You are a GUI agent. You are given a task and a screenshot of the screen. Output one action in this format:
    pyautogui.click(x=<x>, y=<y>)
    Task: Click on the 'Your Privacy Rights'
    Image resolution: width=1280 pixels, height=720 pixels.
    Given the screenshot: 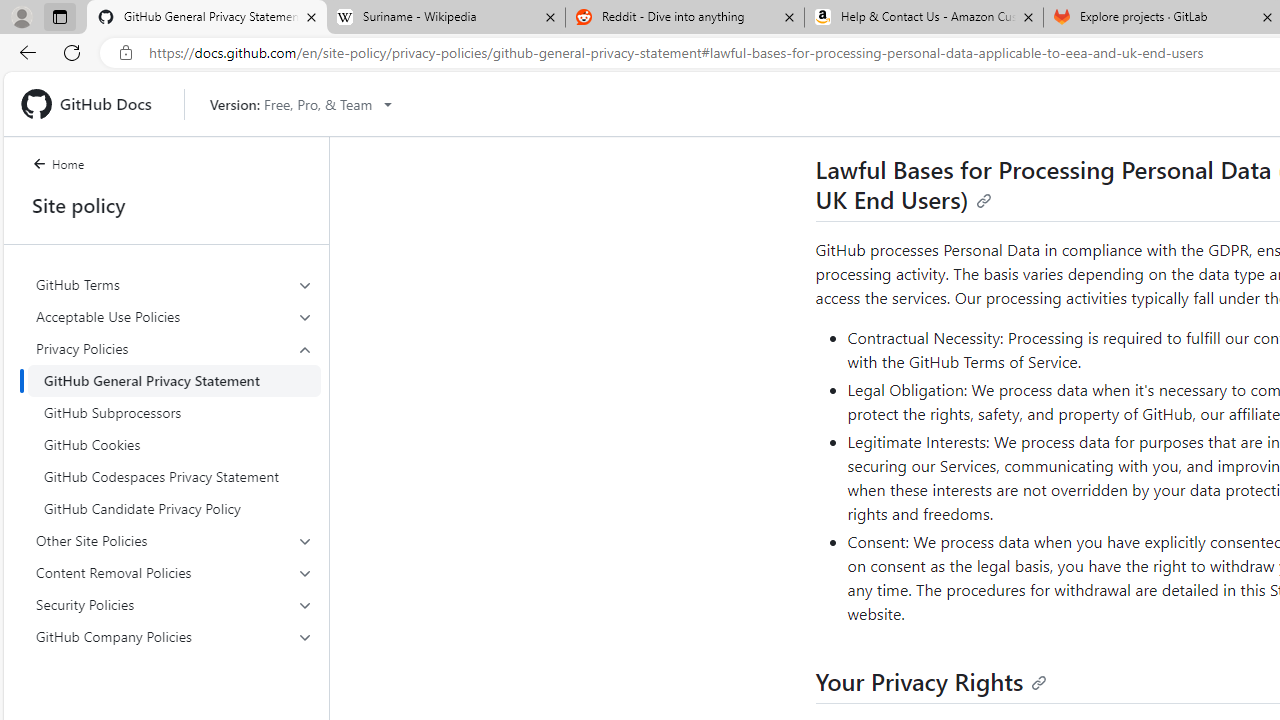 What is the action you would take?
    pyautogui.click(x=930, y=680)
    